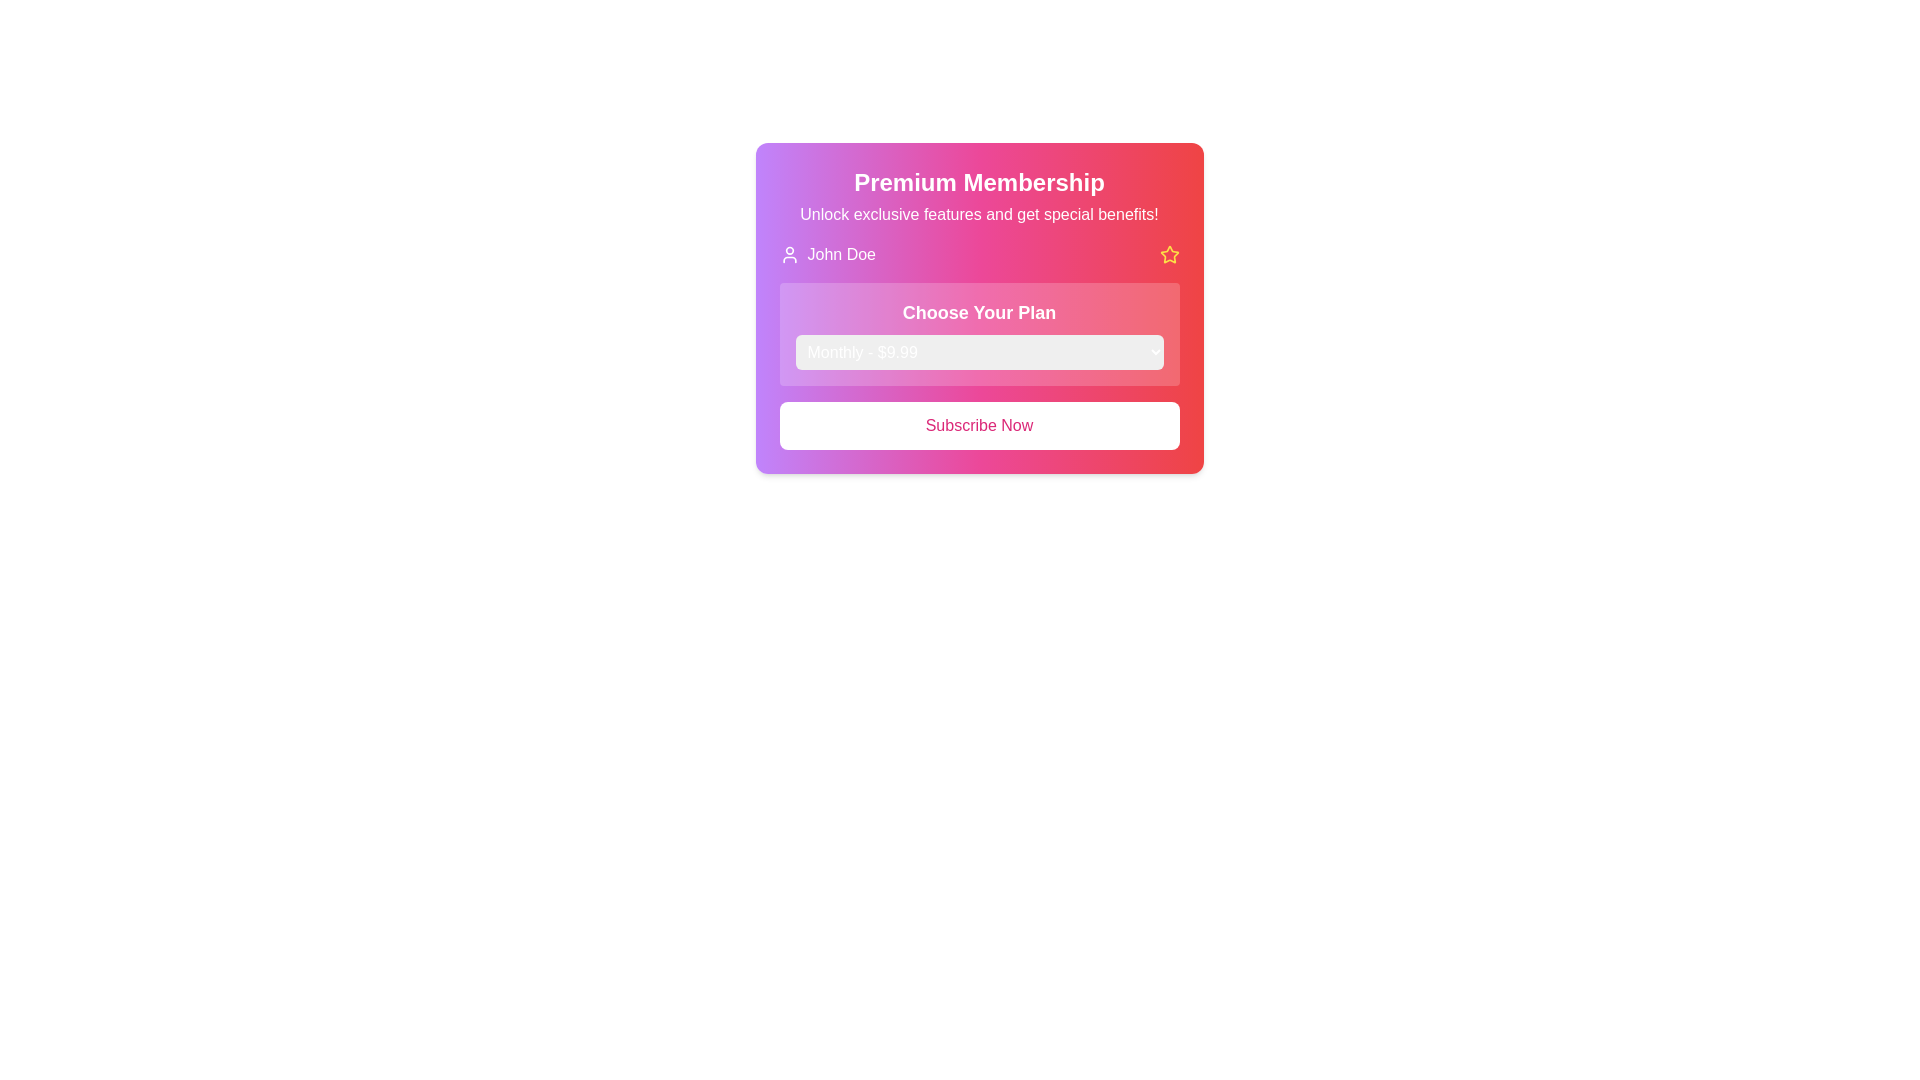 This screenshot has width=1920, height=1080. I want to click on the premium membership icon located at the top-right corner of the user information section, adjacent to 'John Doe', so click(1169, 253).